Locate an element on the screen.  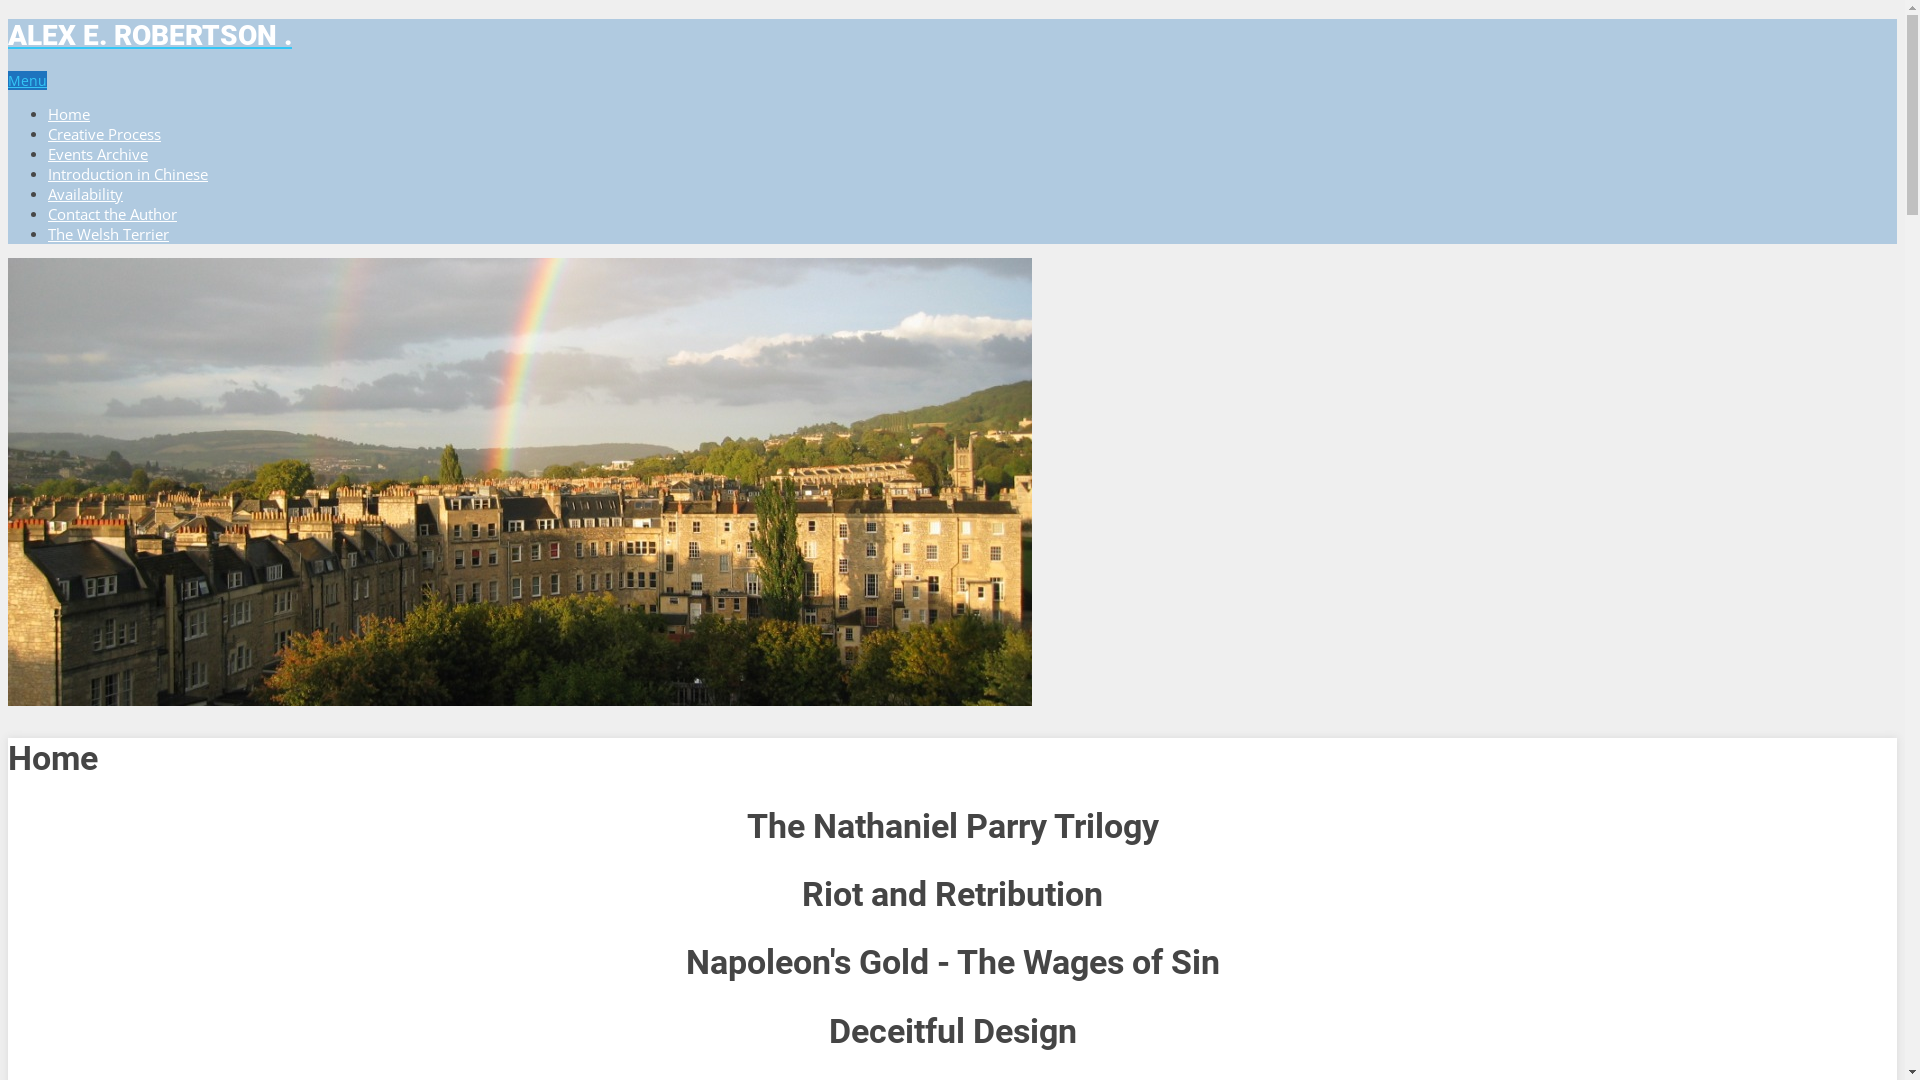
'Creative Process' is located at coordinates (48, 134).